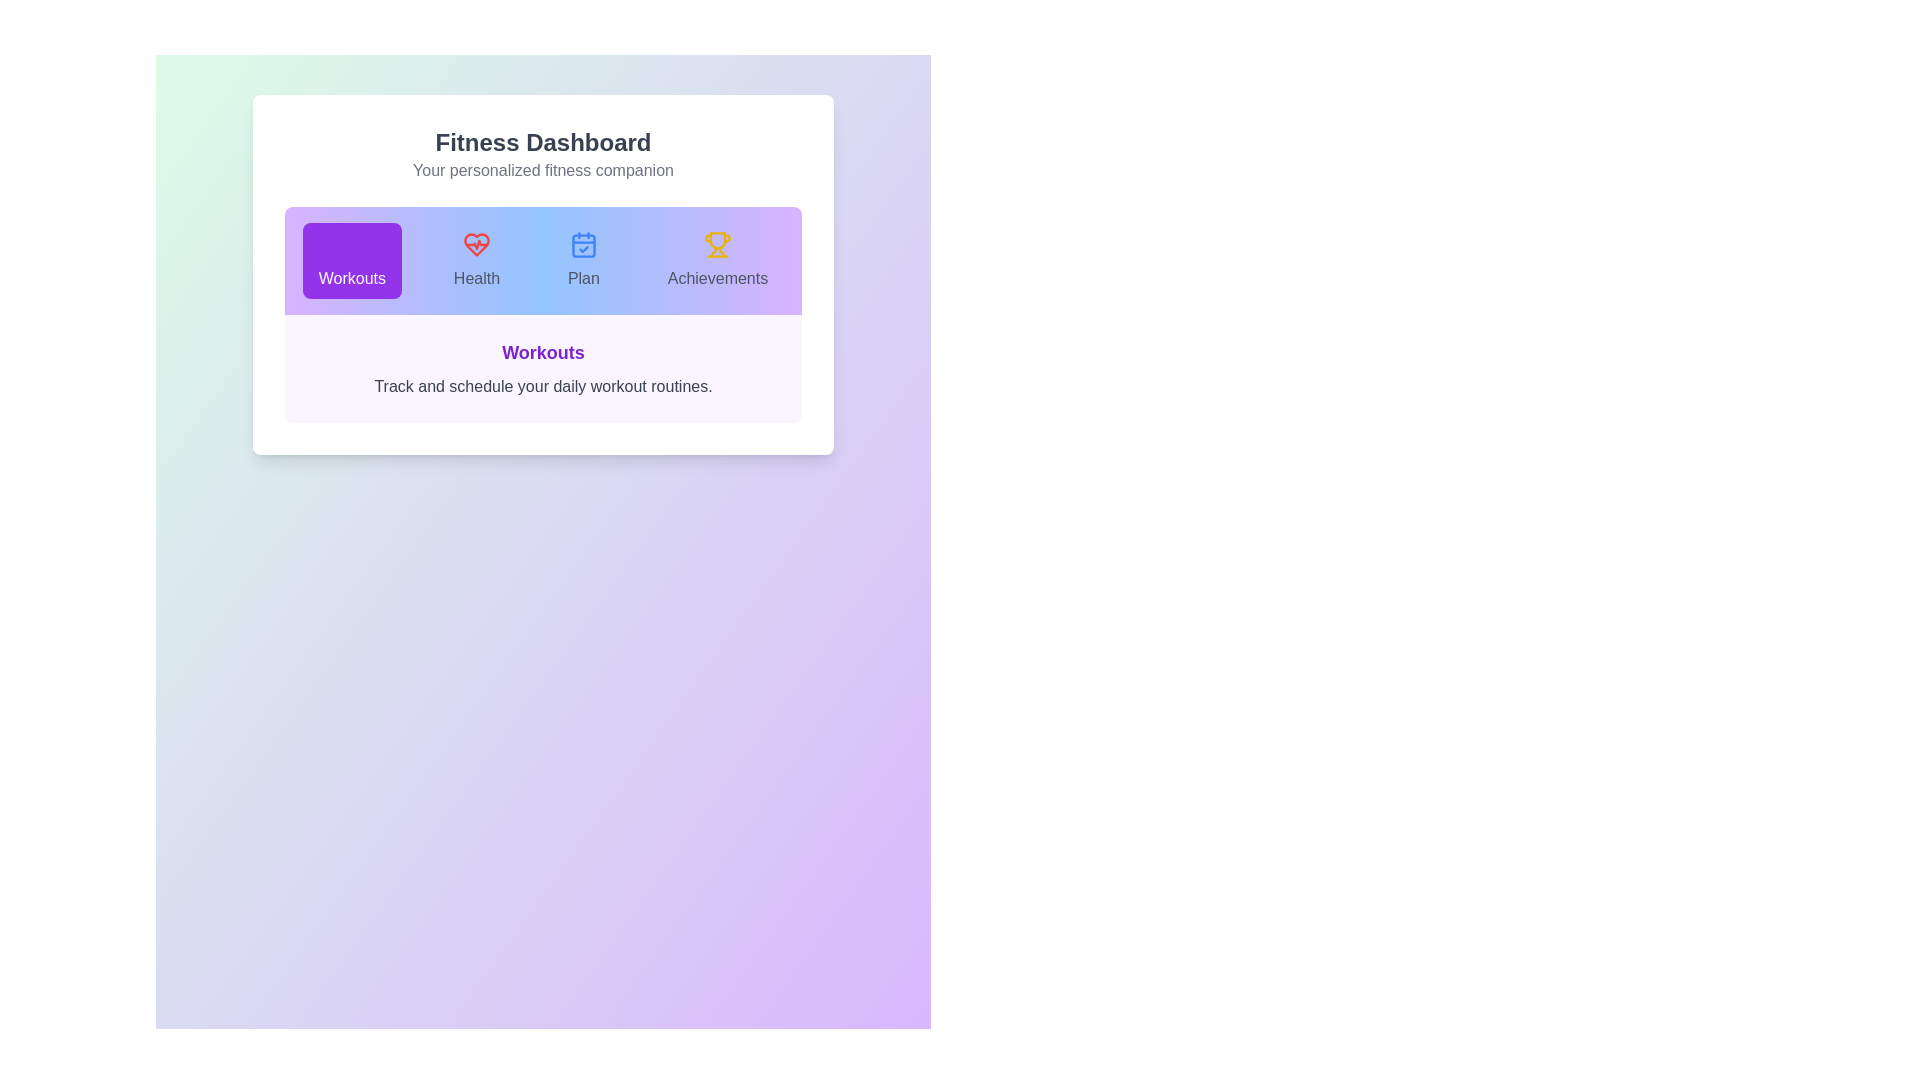  Describe the element at coordinates (351, 260) in the screenshot. I see `the 'Workouts' tab to select it` at that location.